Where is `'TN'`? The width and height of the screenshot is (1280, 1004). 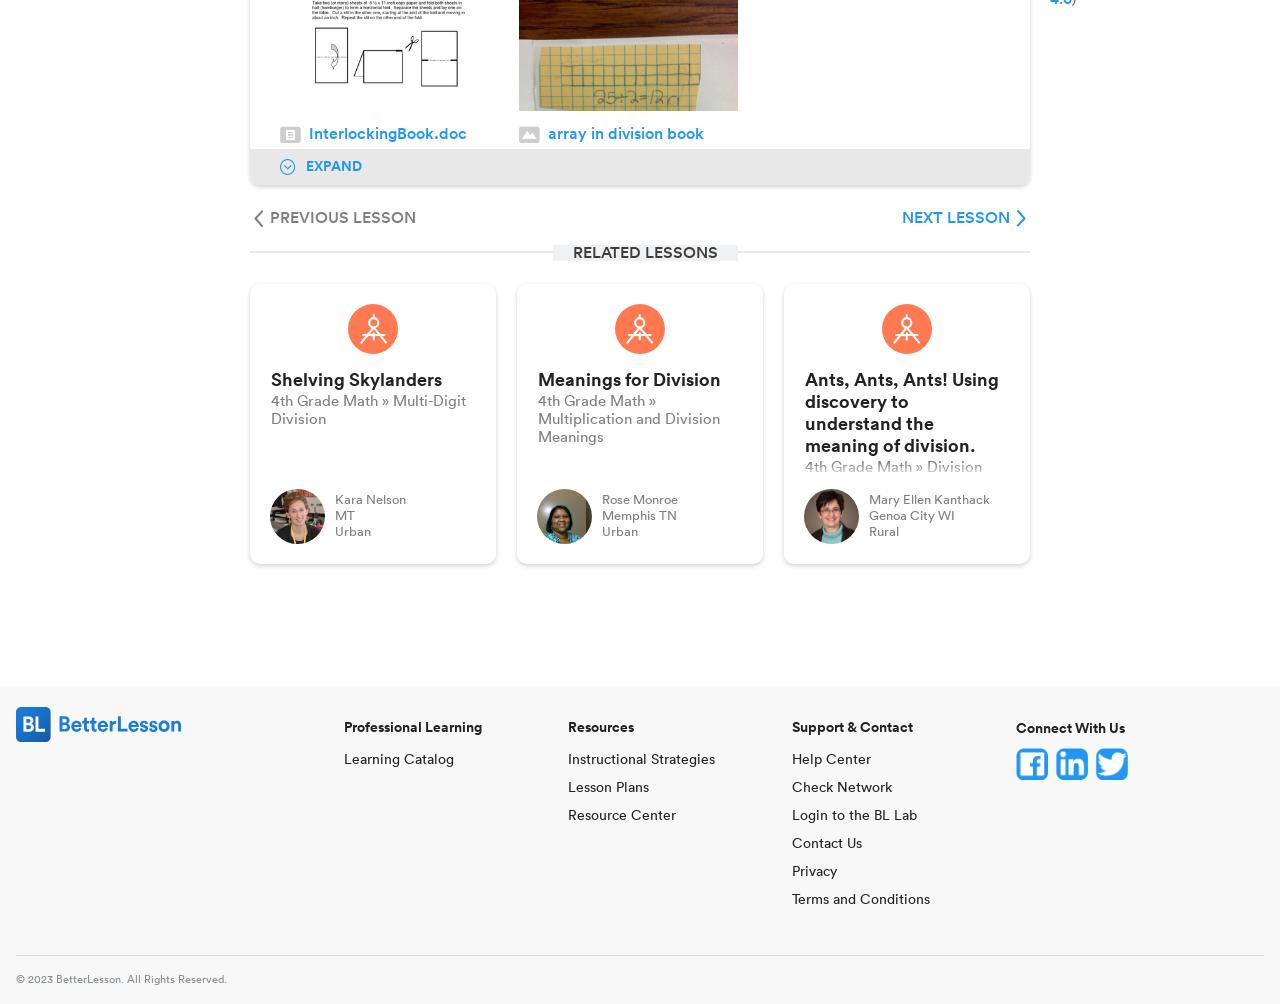 'TN' is located at coordinates (668, 515).